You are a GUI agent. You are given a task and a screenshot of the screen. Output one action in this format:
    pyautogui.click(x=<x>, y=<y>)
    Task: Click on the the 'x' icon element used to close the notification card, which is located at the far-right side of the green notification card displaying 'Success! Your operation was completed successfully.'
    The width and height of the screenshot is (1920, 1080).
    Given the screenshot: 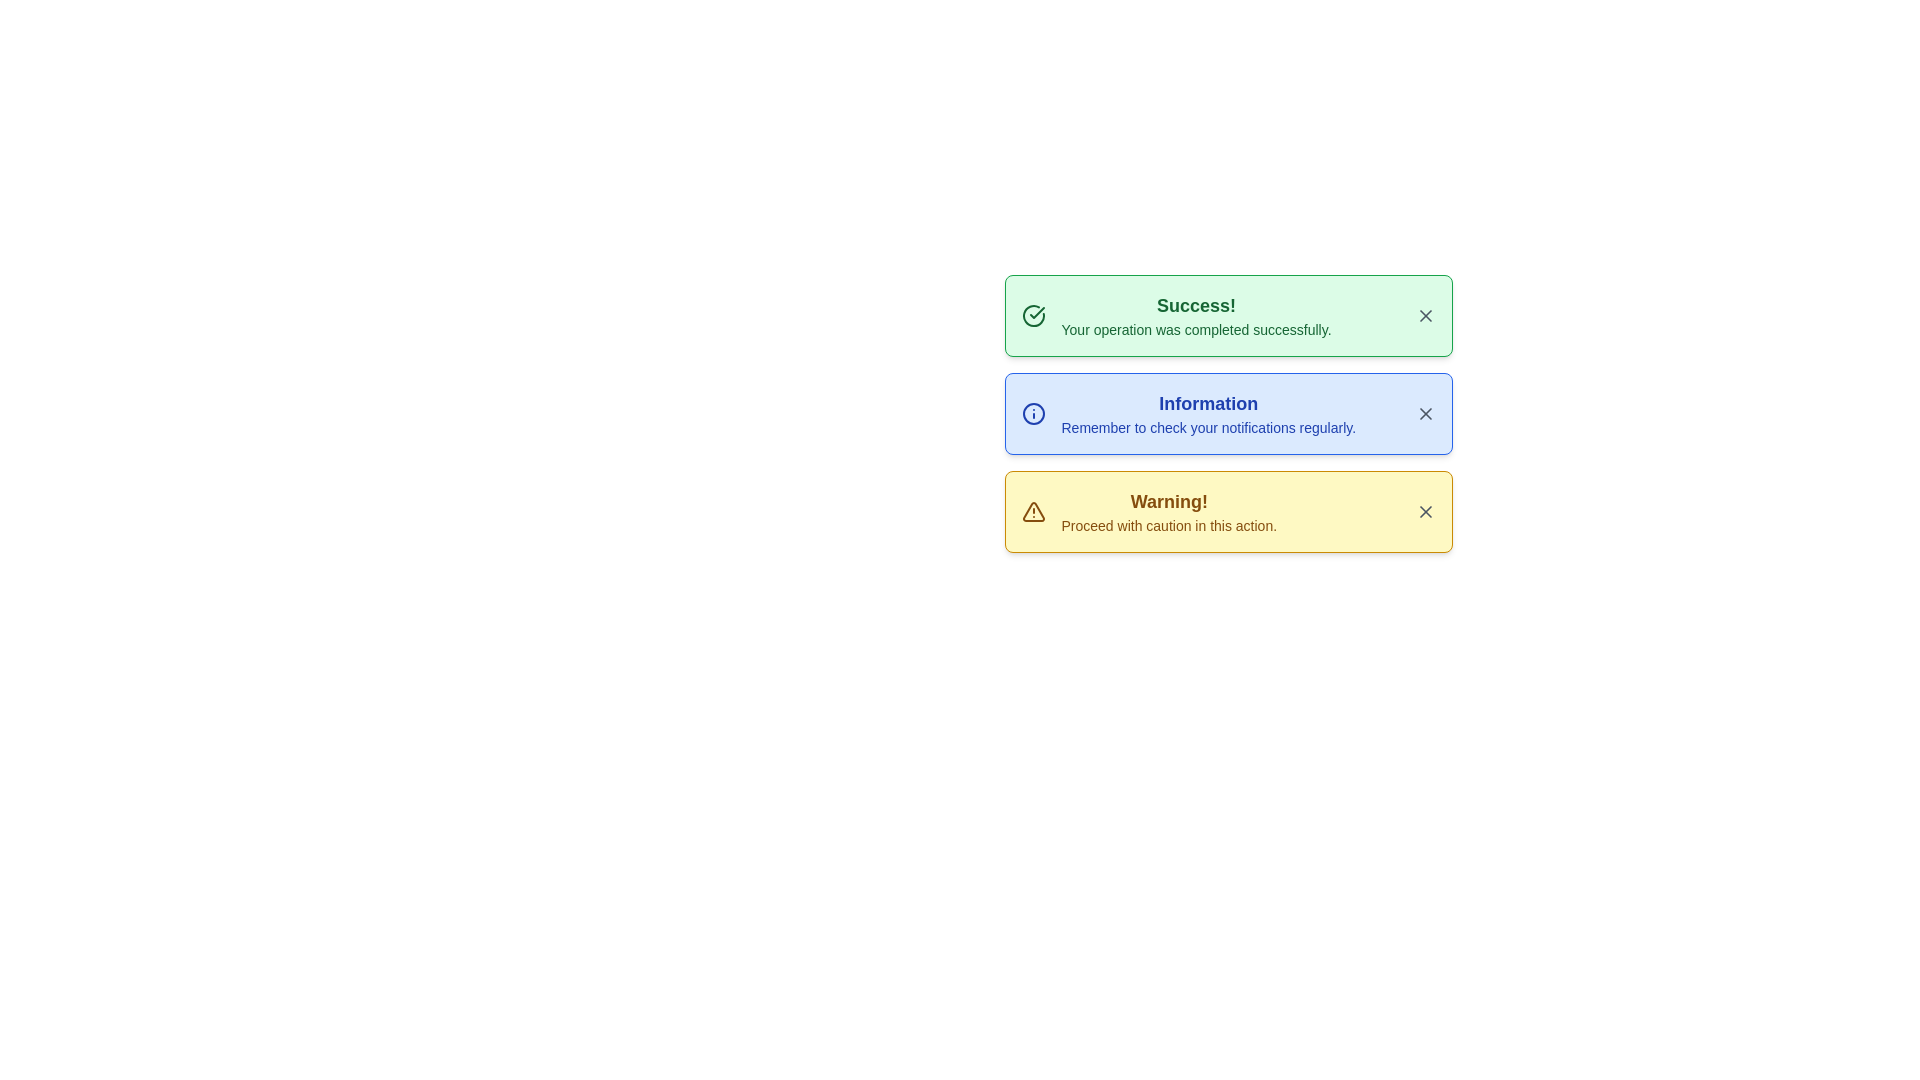 What is the action you would take?
    pyautogui.click(x=1424, y=315)
    